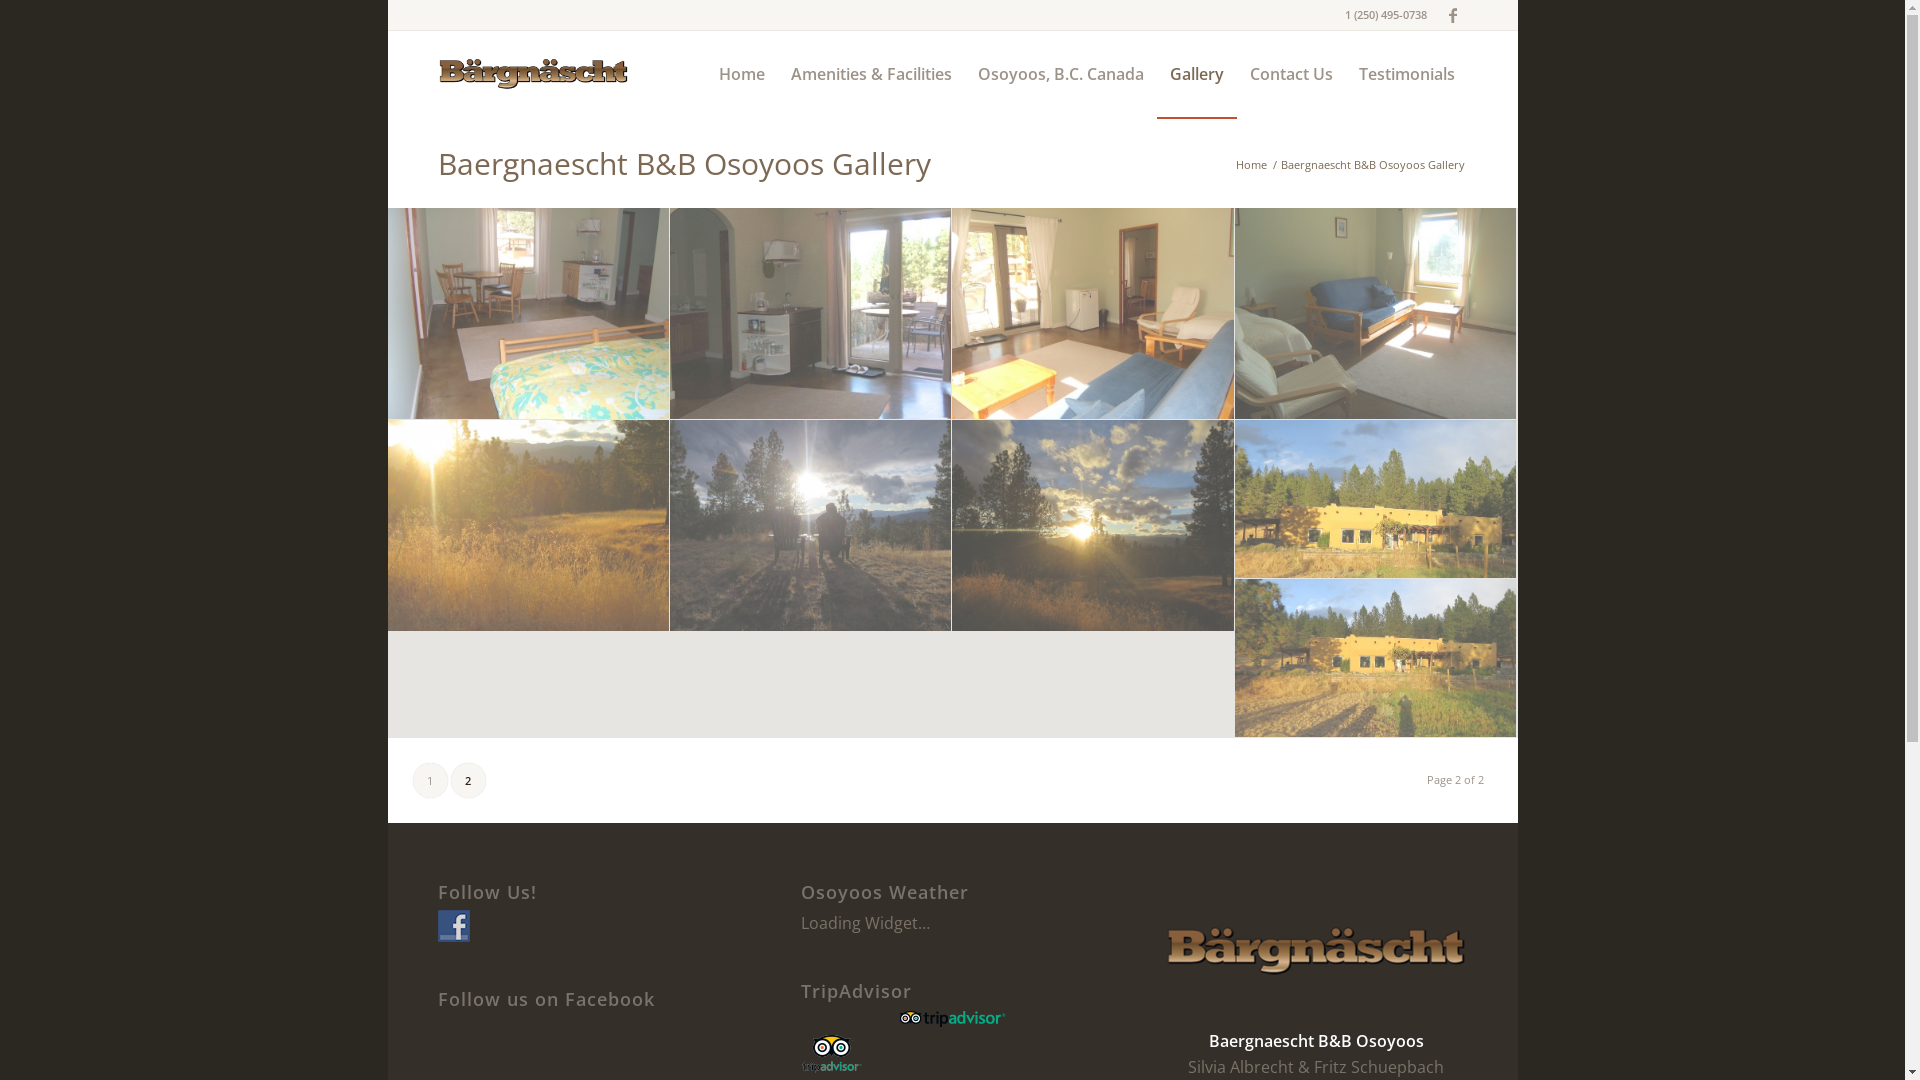 This screenshot has width=1920, height=1080. What do you see at coordinates (436, 72) in the screenshot?
I see `'logo-baergnaescht-header'` at bounding box center [436, 72].